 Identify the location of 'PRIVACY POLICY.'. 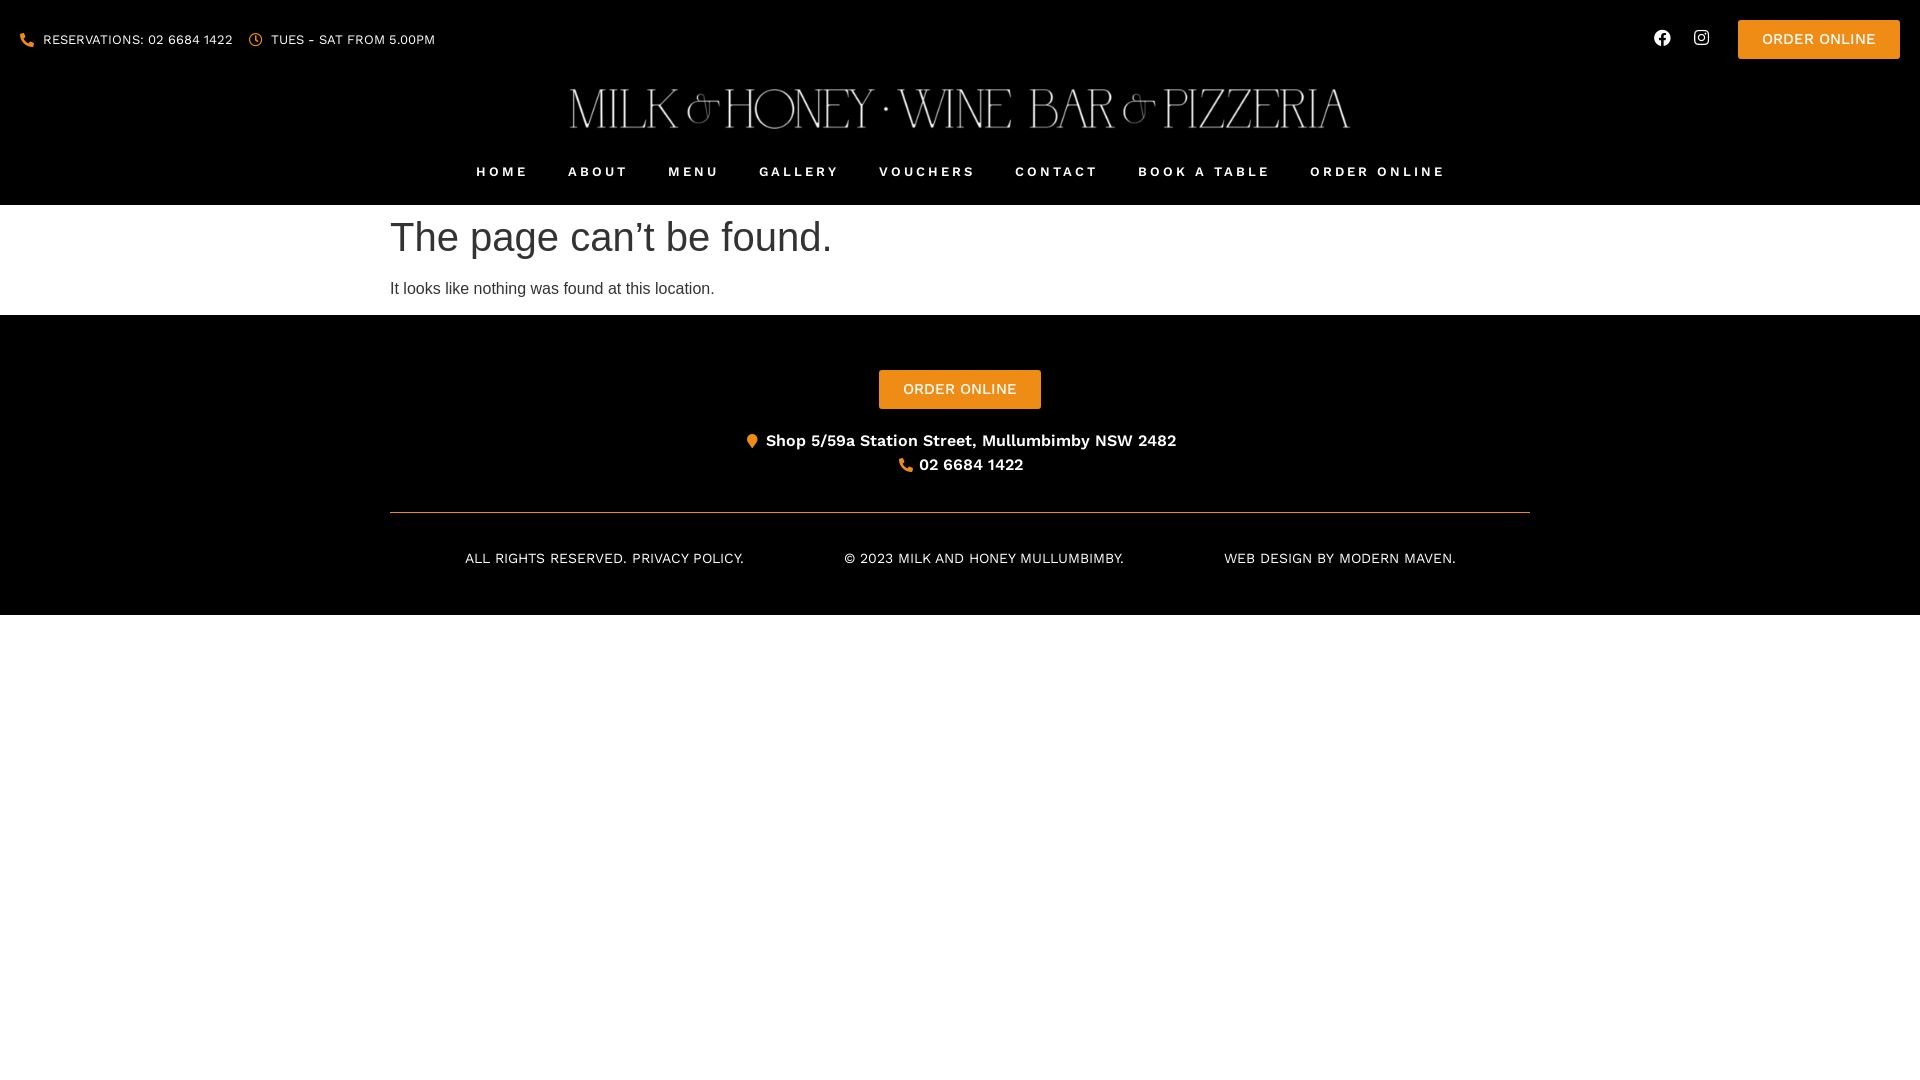
(687, 558).